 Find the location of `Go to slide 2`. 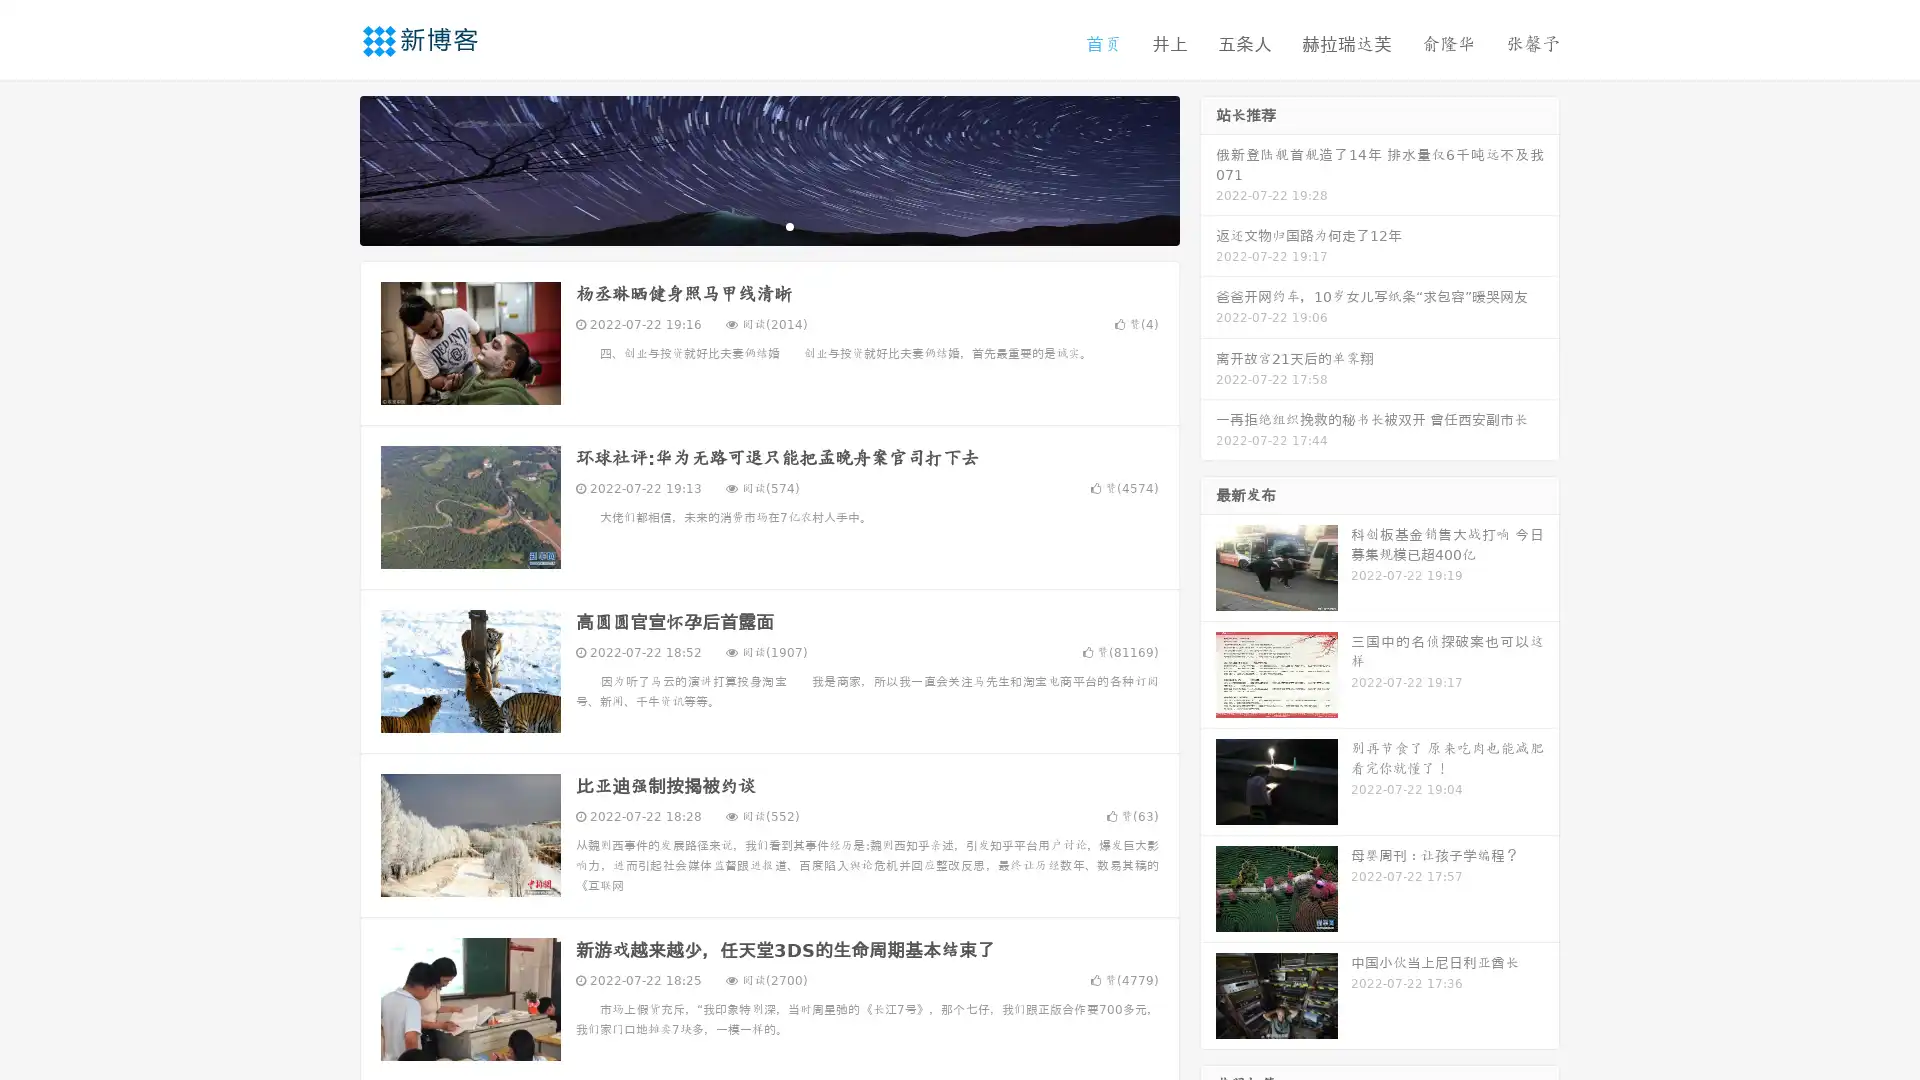

Go to slide 2 is located at coordinates (768, 225).